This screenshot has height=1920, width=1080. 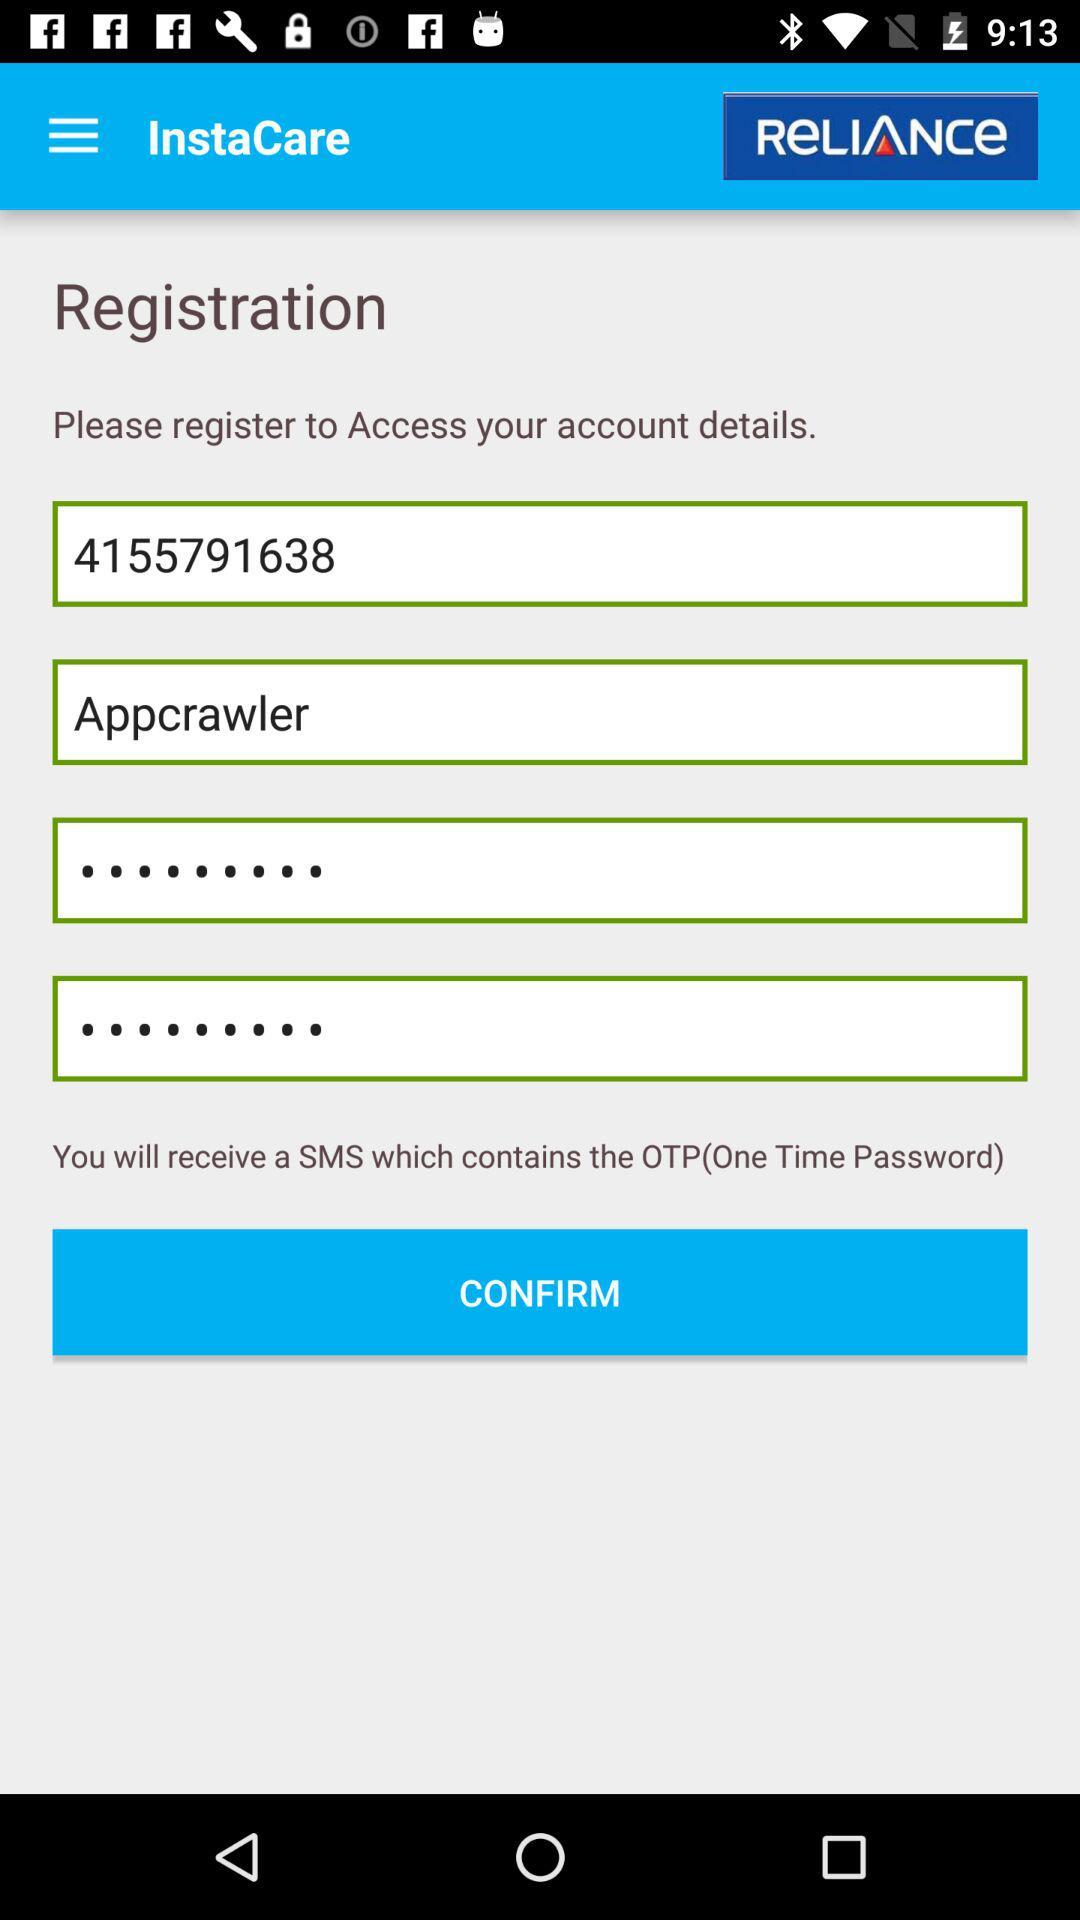 What do you see at coordinates (540, 1292) in the screenshot?
I see `confirm` at bounding box center [540, 1292].